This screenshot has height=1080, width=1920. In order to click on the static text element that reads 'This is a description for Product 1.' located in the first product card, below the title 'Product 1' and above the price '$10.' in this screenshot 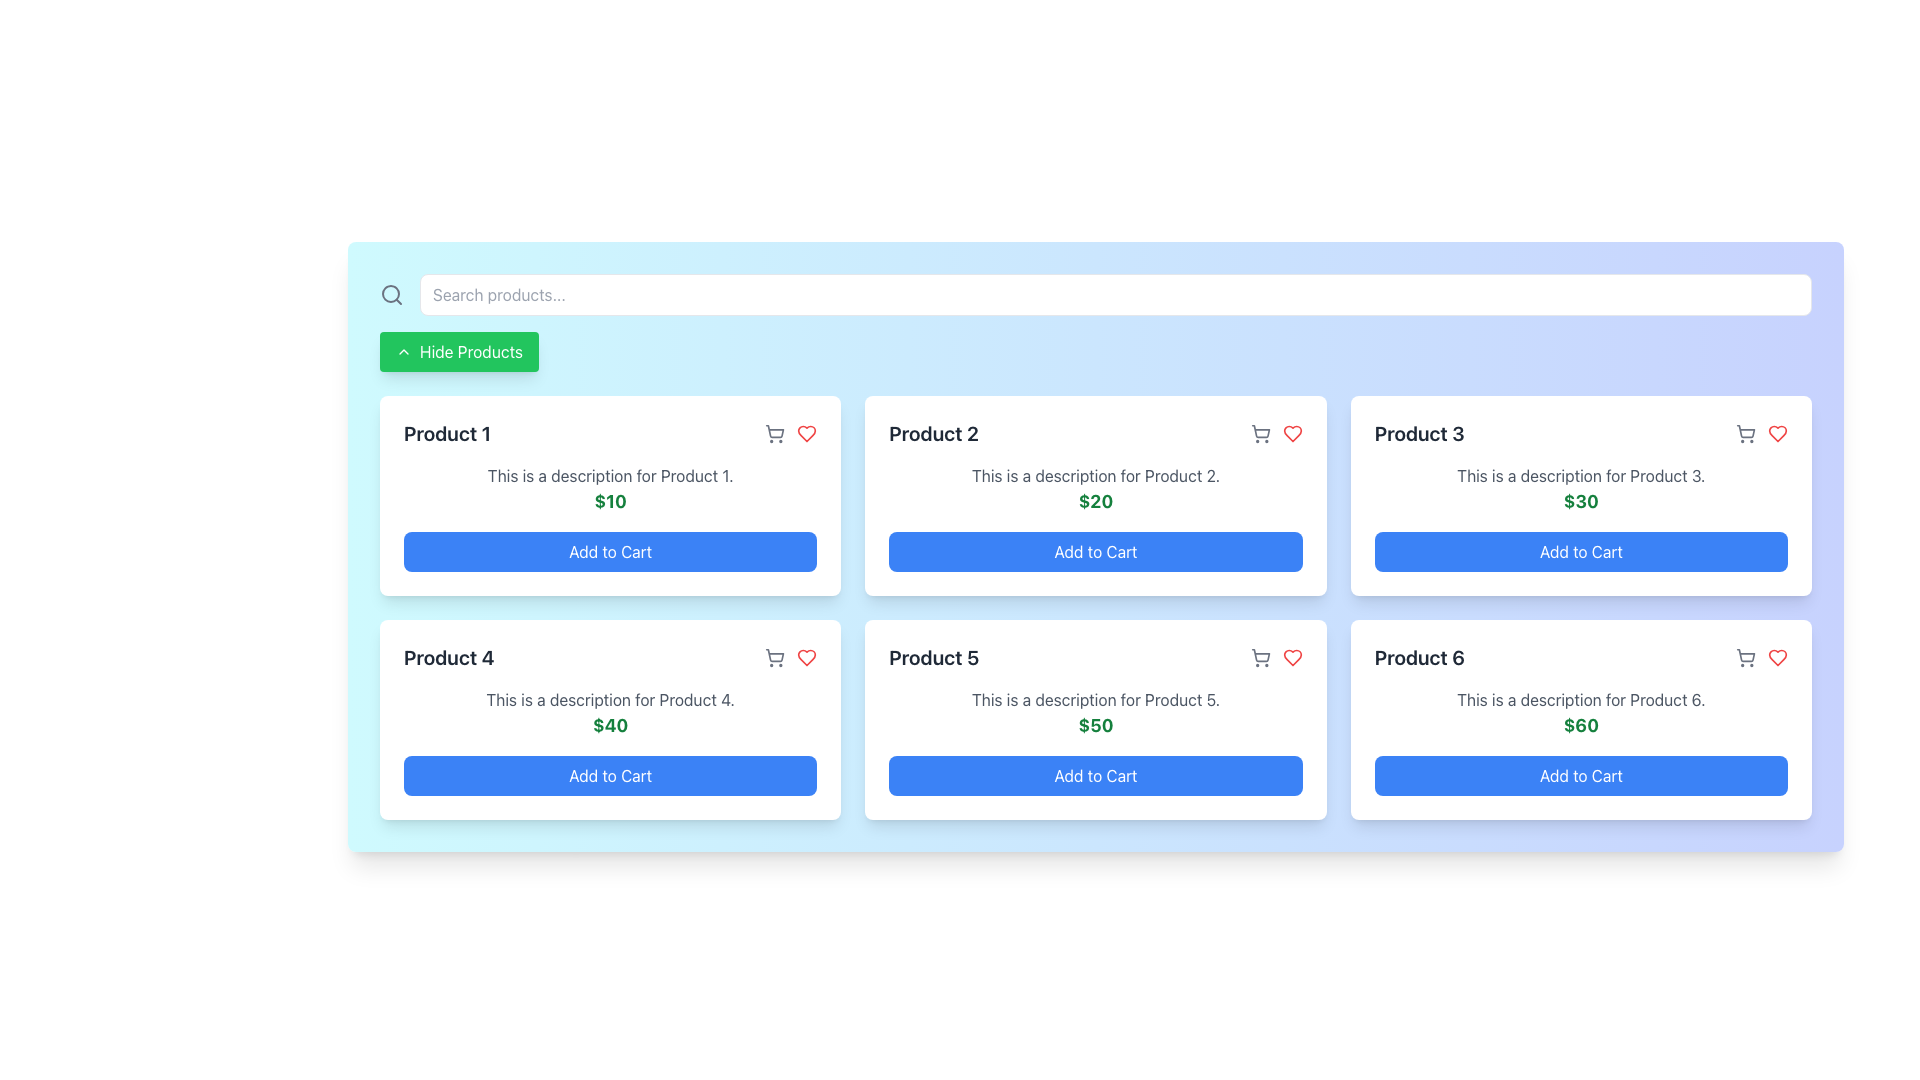, I will do `click(609, 475)`.